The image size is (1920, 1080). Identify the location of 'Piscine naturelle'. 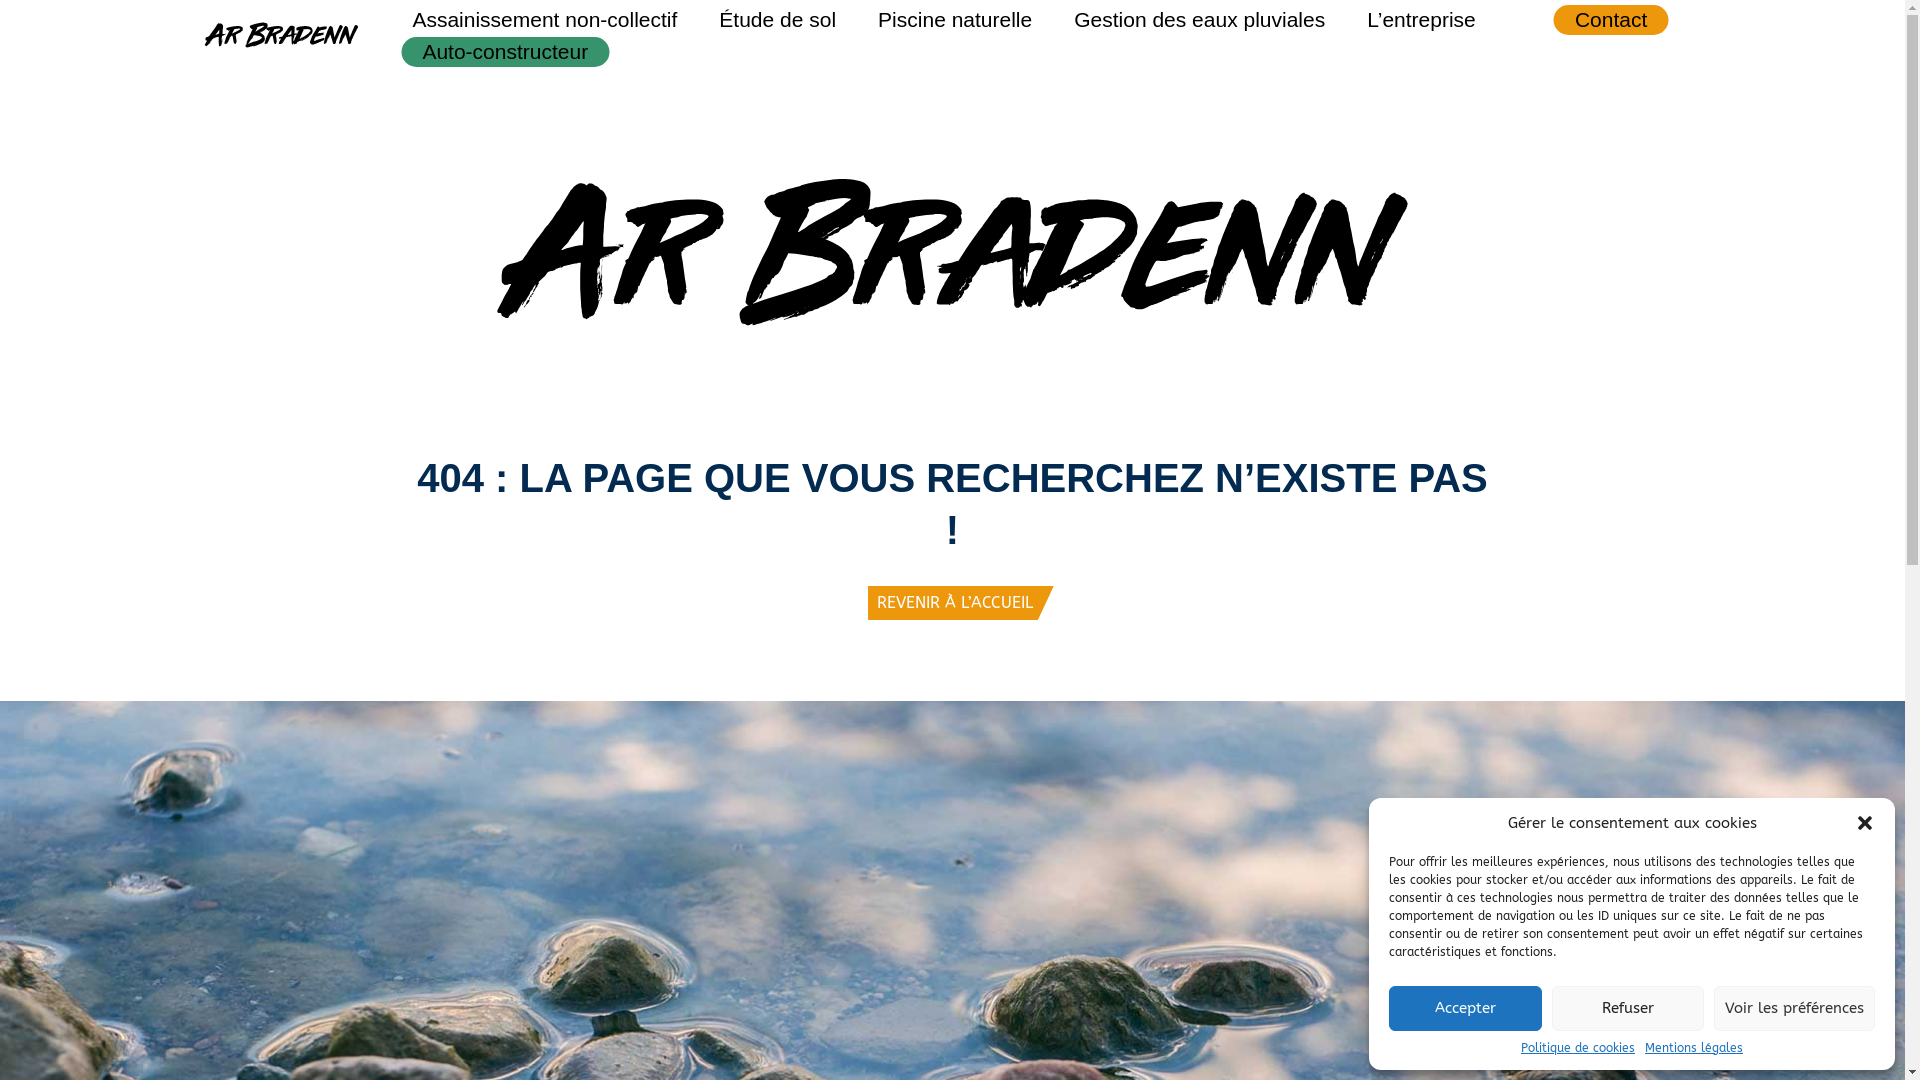
(954, 19).